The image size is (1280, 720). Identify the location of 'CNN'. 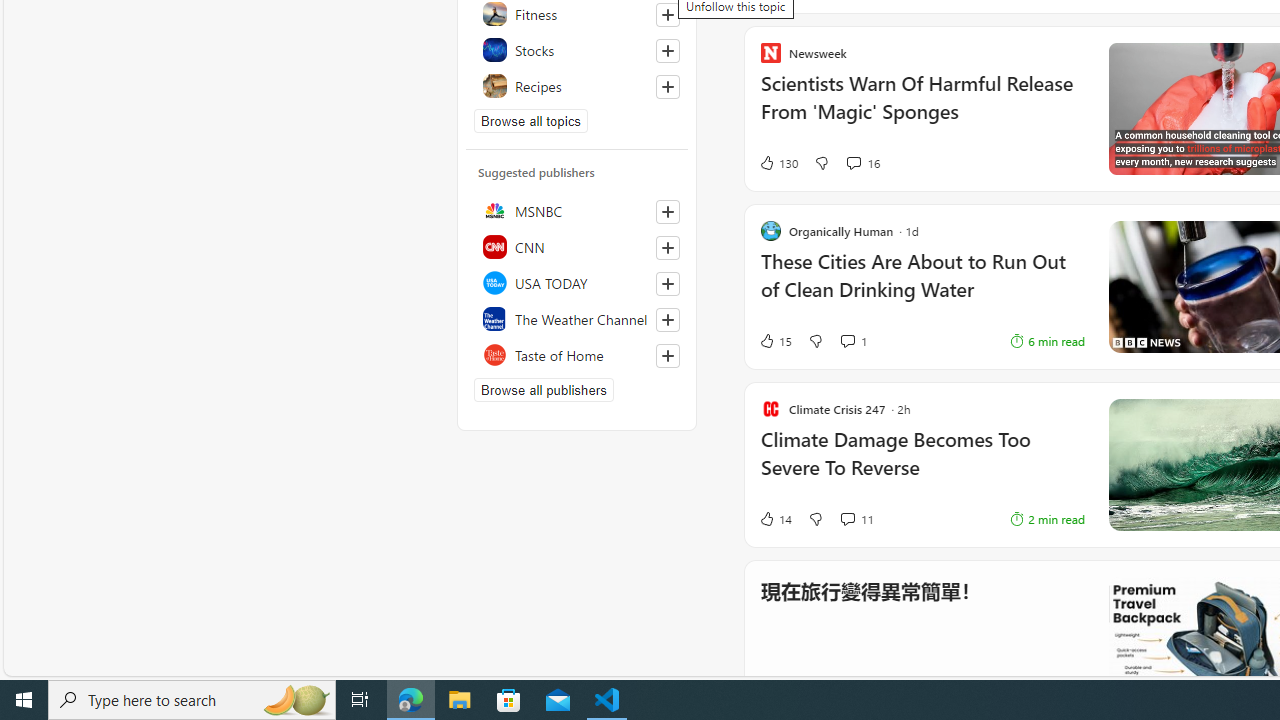
(576, 245).